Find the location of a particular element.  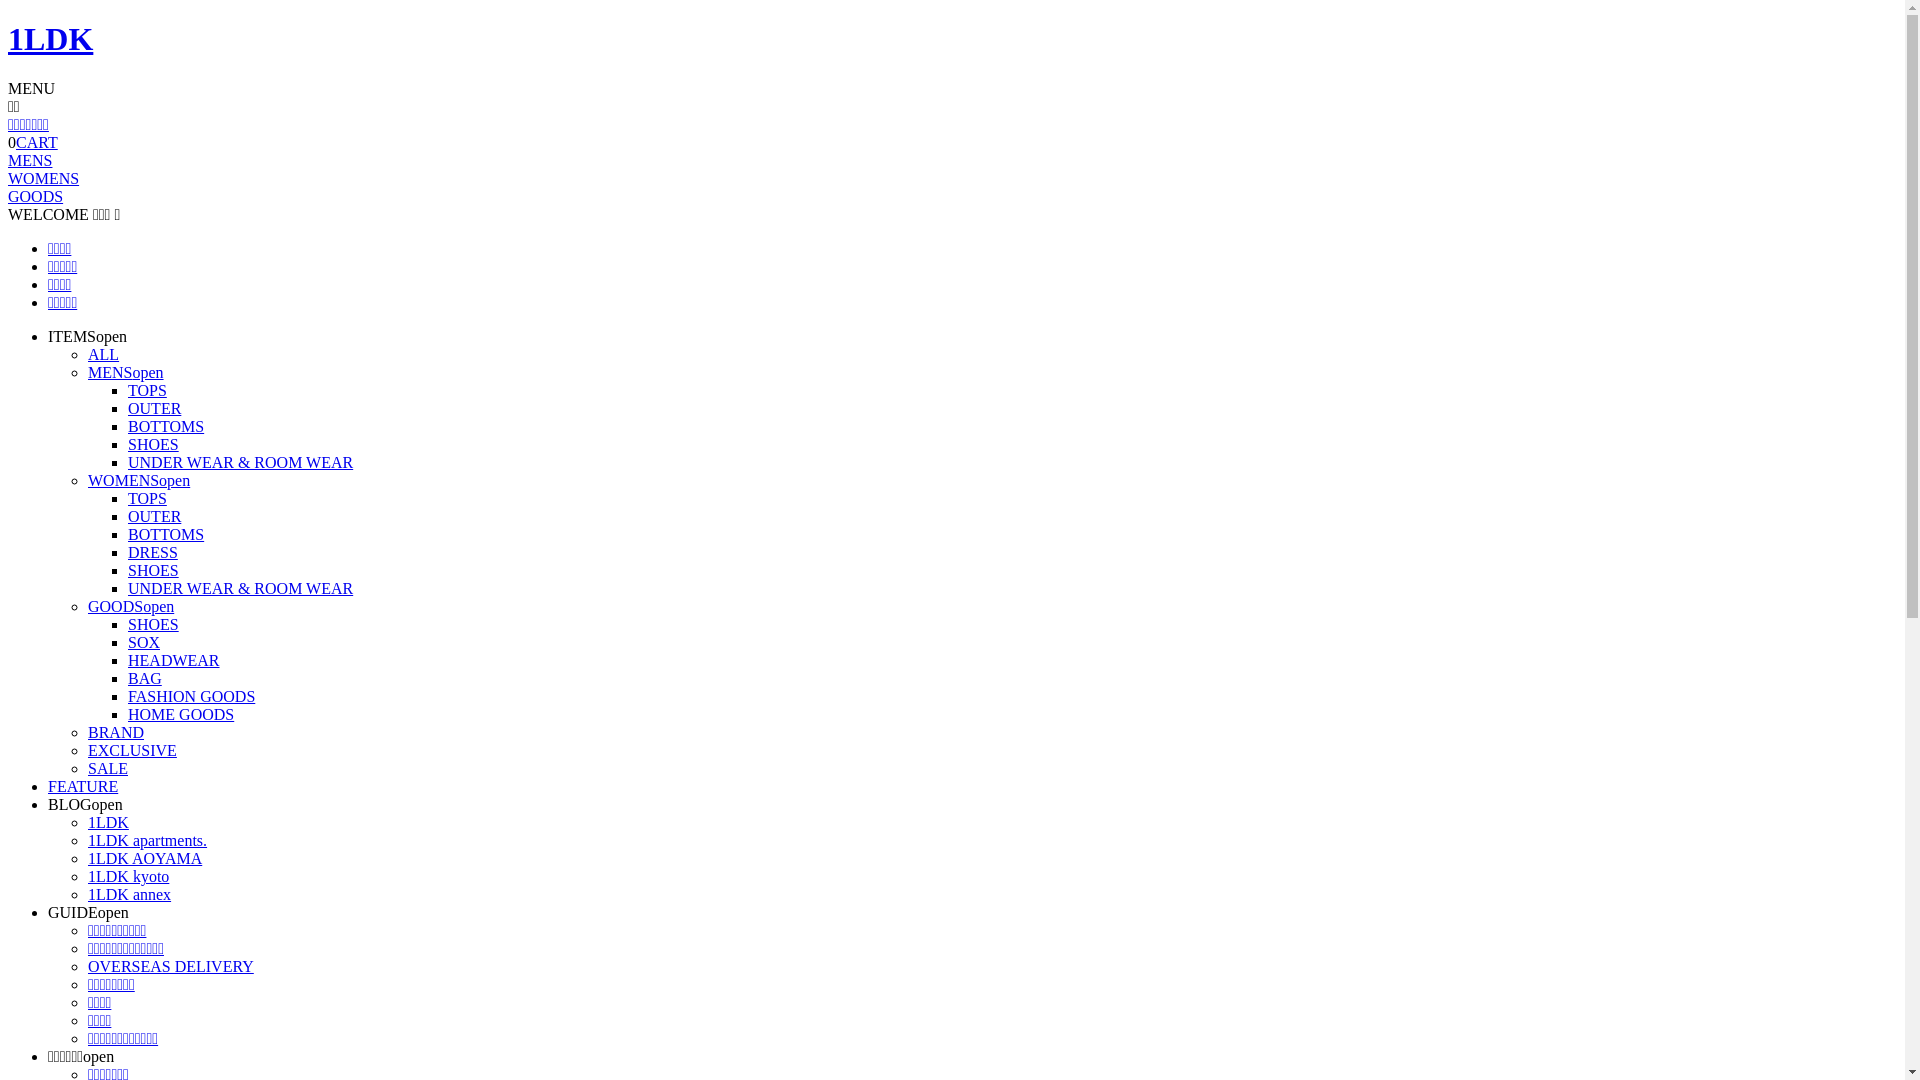

'SOX' is located at coordinates (143, 642).